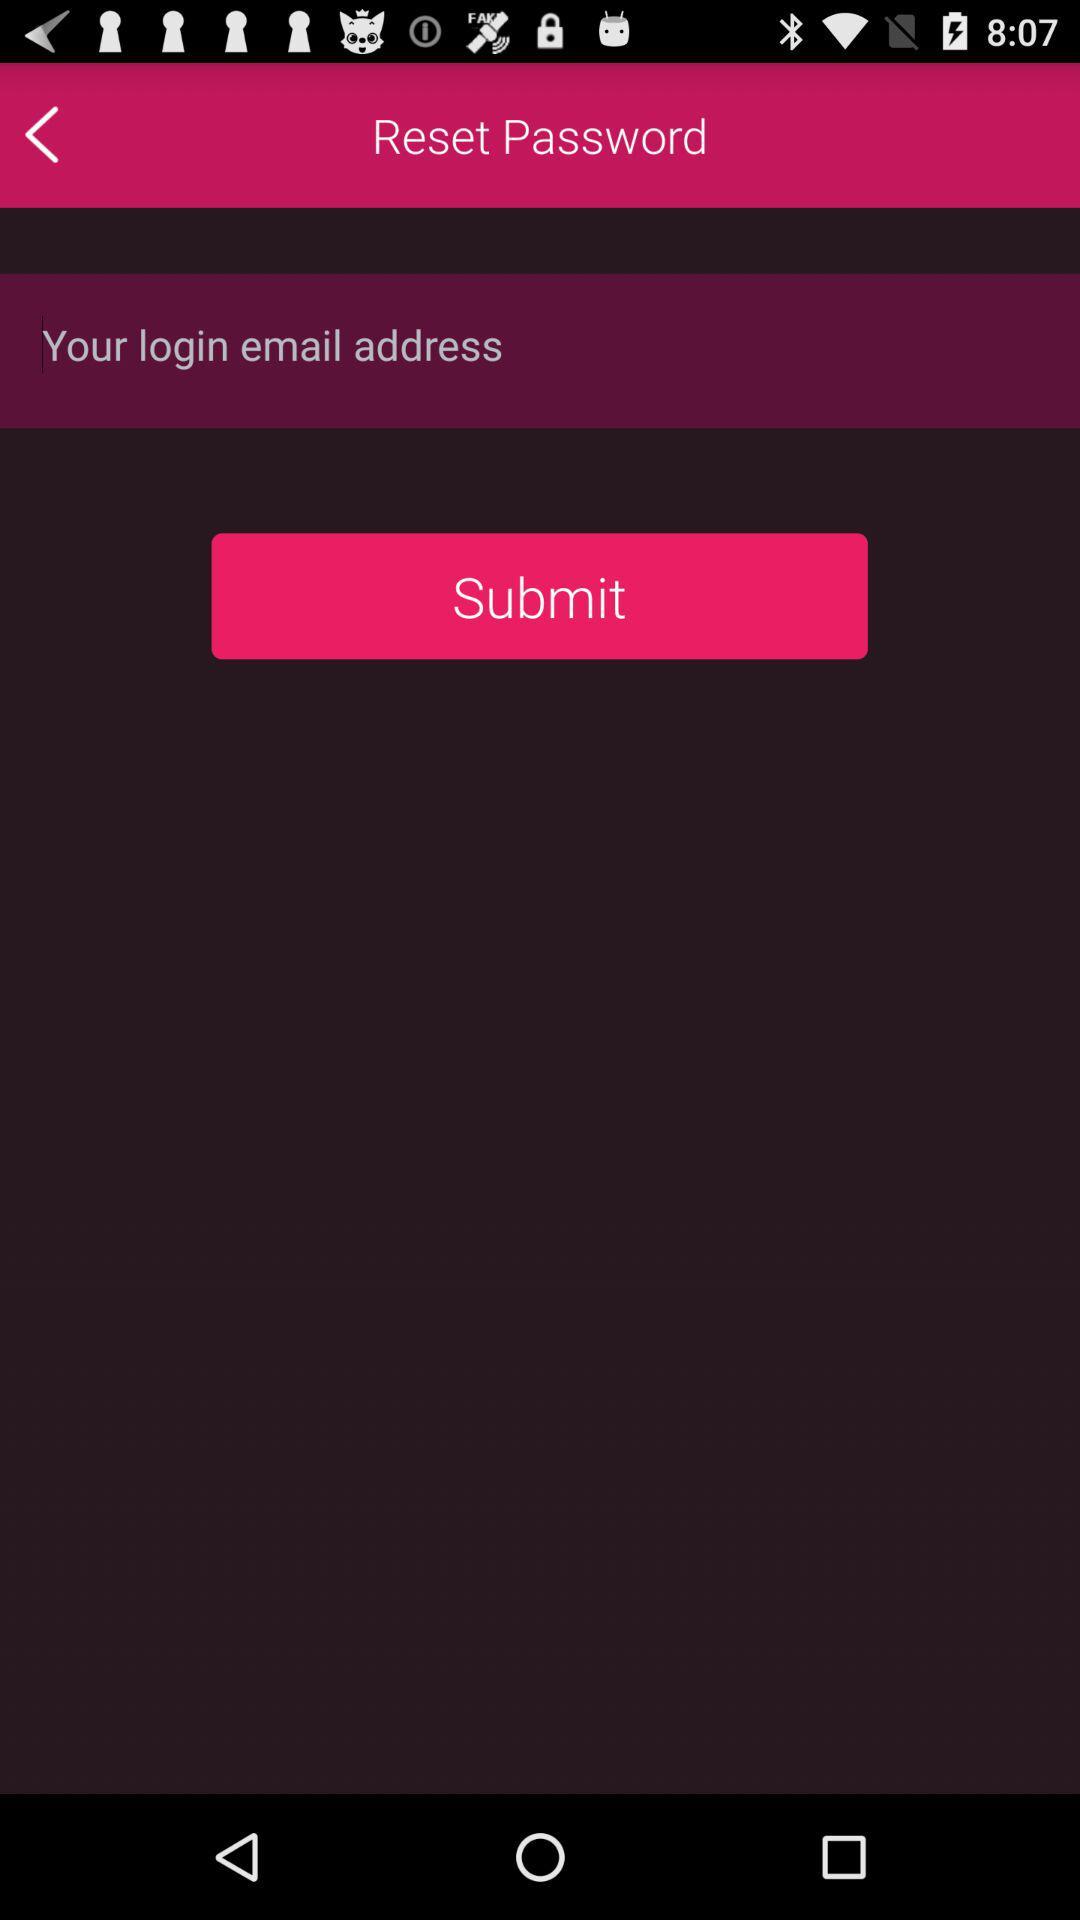  Describe the element at coordinates (83, 133) in the screenshot. I see `go back` at that location.